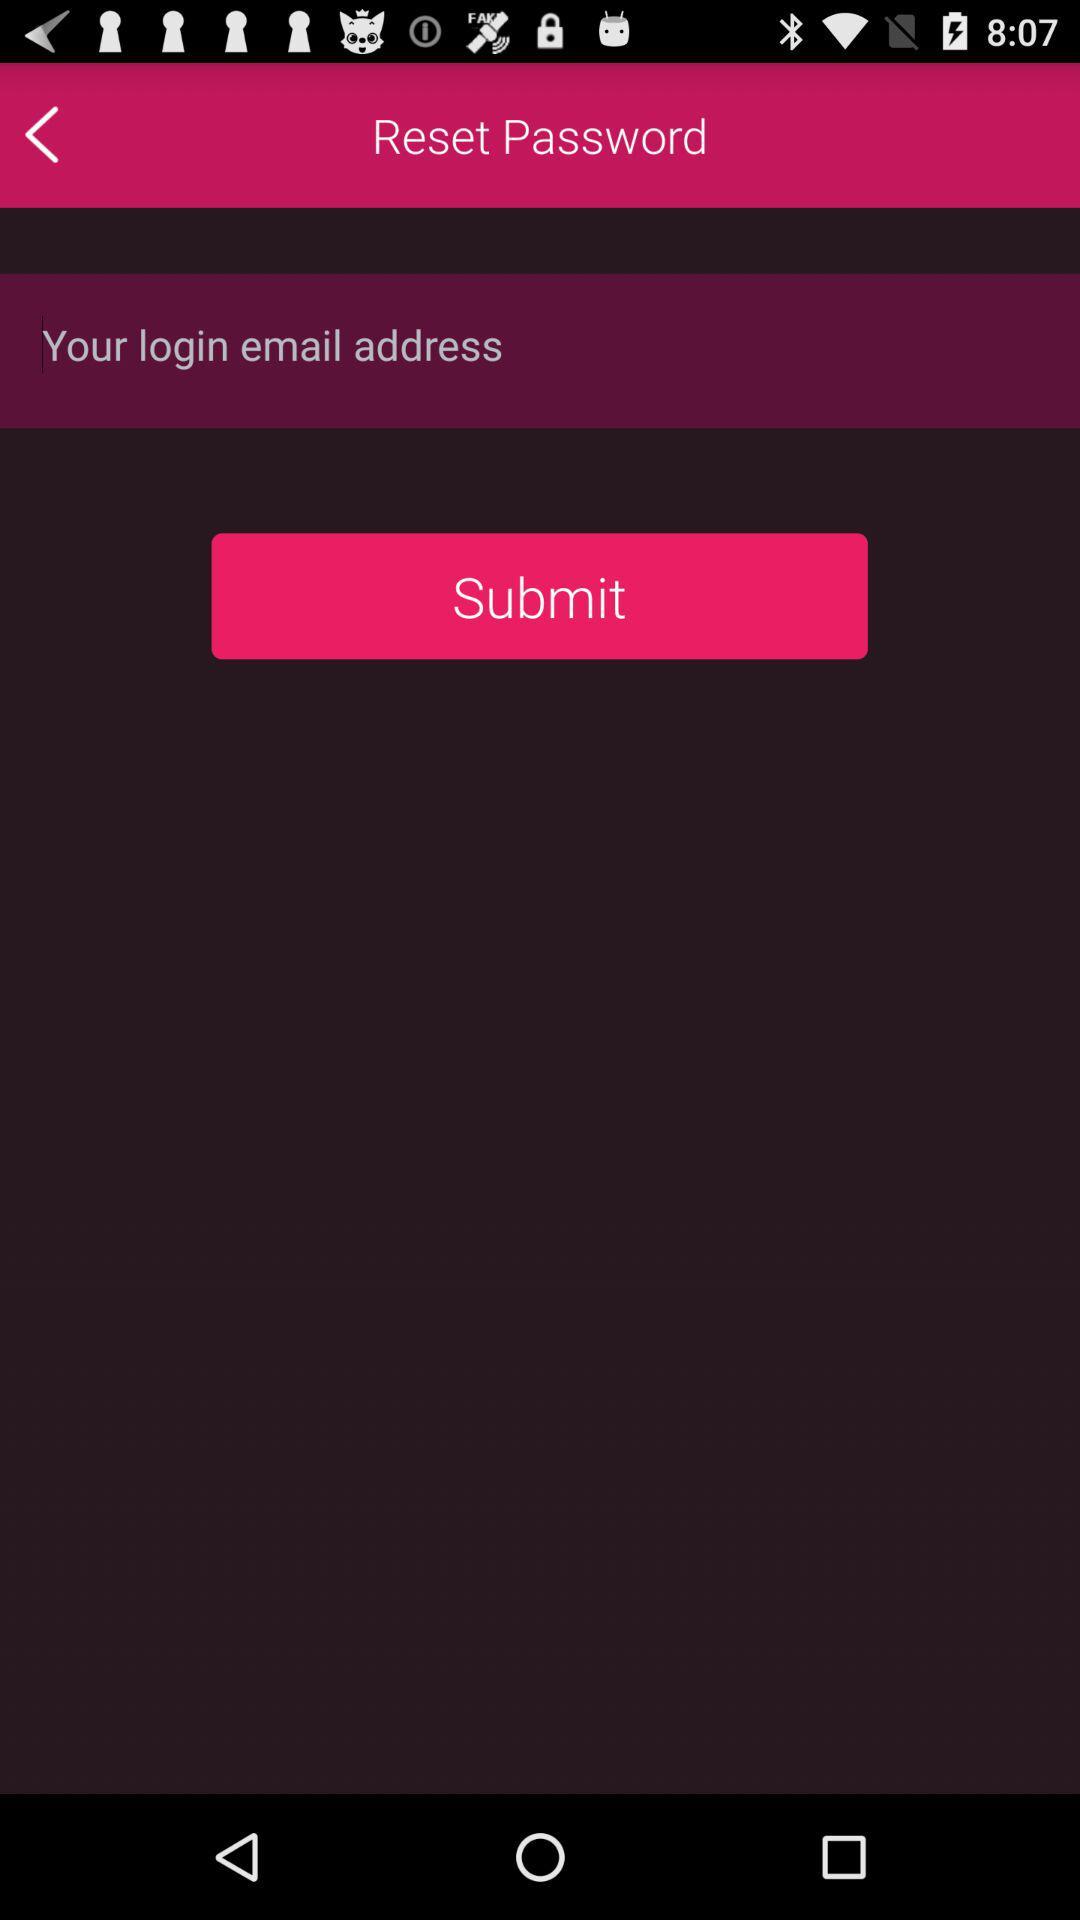  Describe the element at coordinates (83, 133) in the screenshot. I see `go back` at that location.